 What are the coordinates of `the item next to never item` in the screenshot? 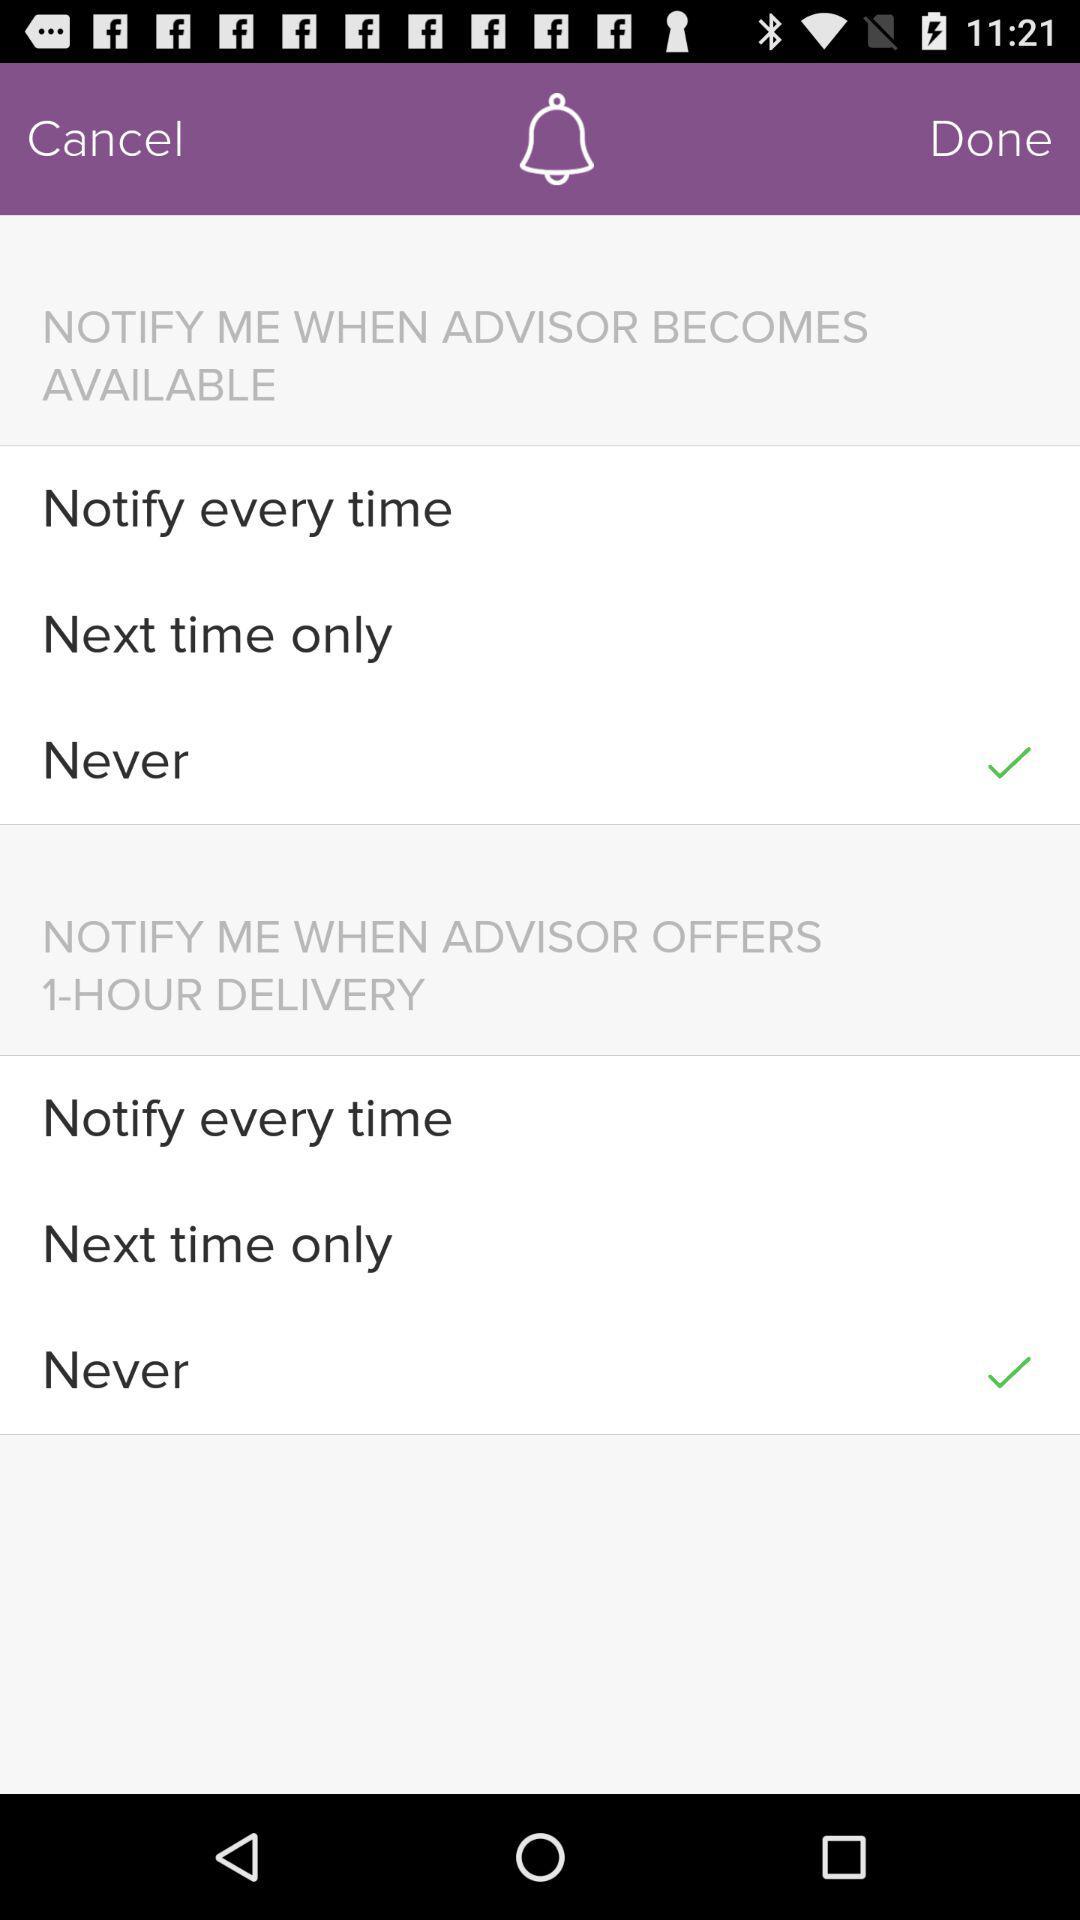 It's located at (1009, 1369).